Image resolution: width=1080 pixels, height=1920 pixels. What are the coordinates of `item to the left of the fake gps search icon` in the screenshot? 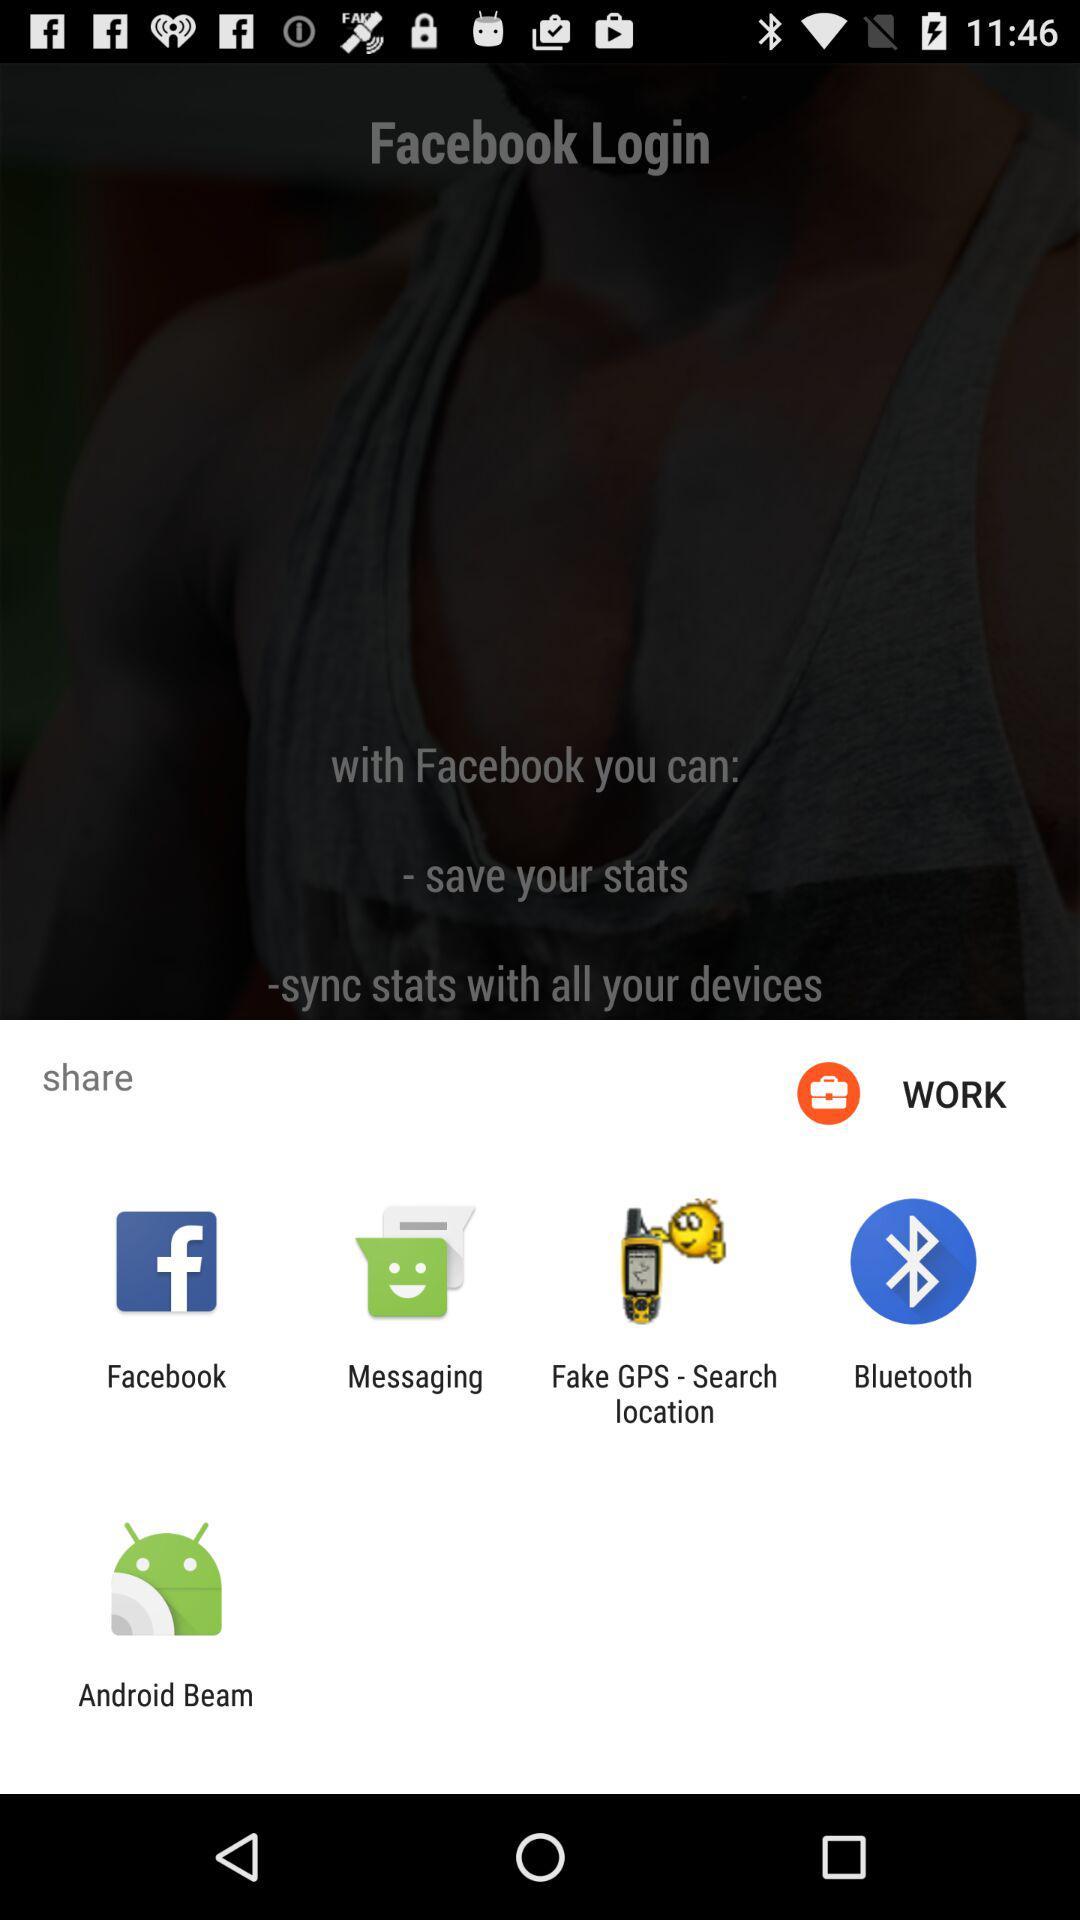 It's located at (414, 1392).